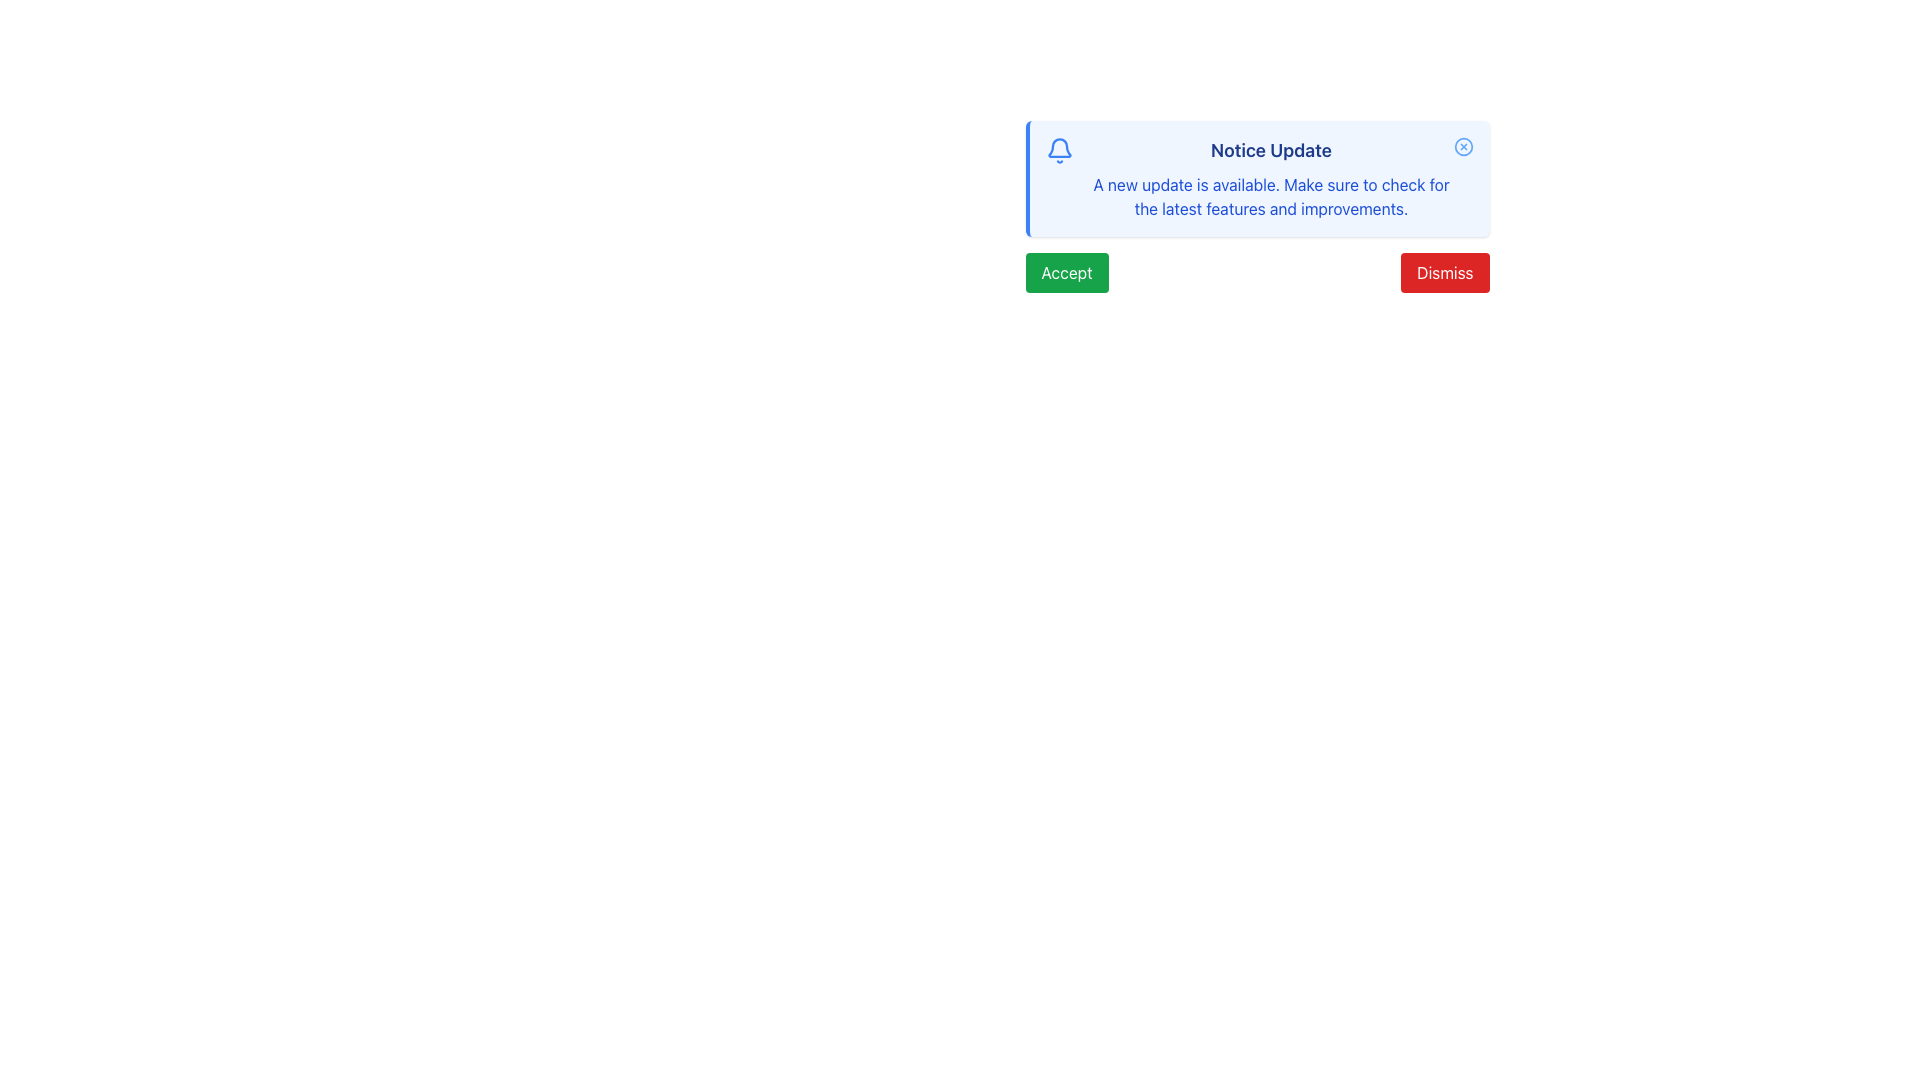 The height and width of the screenshot is (1080, 1920). What do you see at coordinates (1270, 177) in the screenshot?
I see `text from the 'Notice Update' notification display that contains the message about the new update available` at bounding box center [1270, 177].